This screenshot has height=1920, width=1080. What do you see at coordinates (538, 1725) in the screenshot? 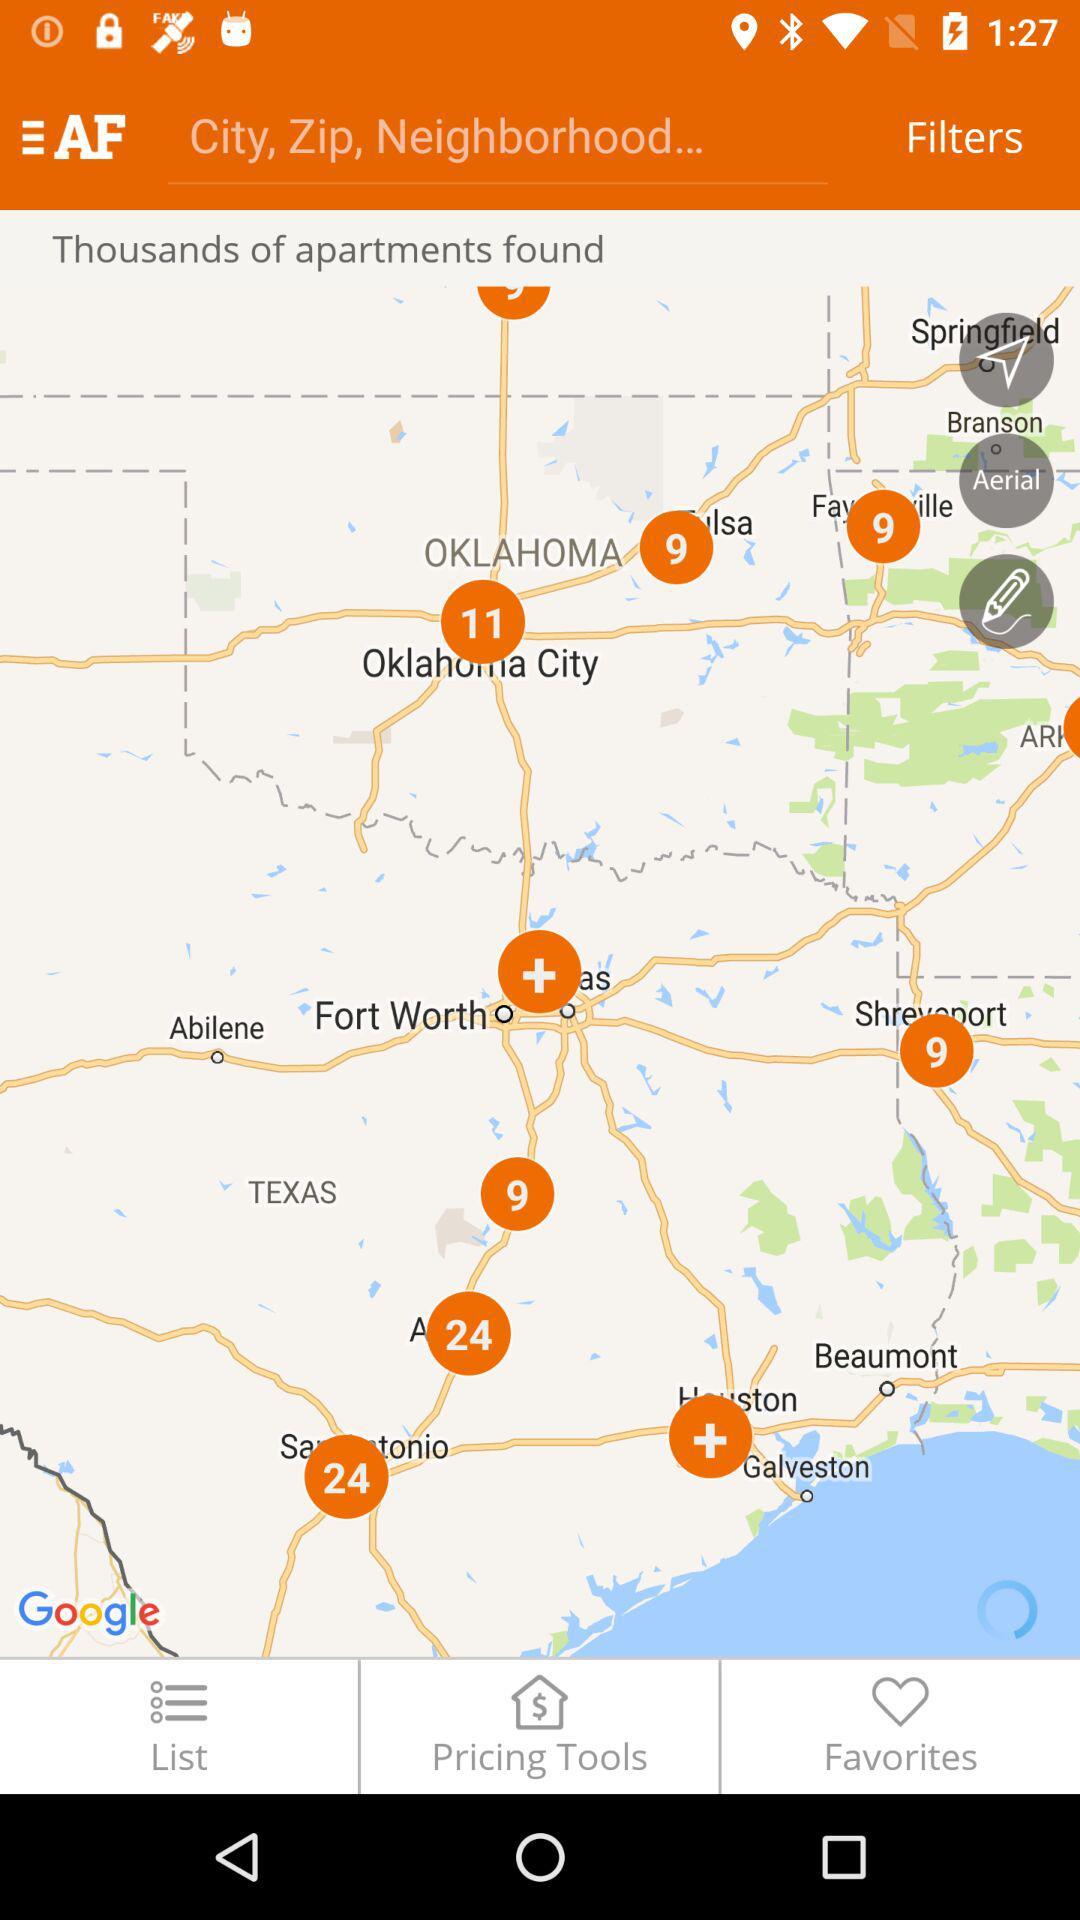
I see `the icon to the left of favorites icon` at bounding box center [538, 1725].